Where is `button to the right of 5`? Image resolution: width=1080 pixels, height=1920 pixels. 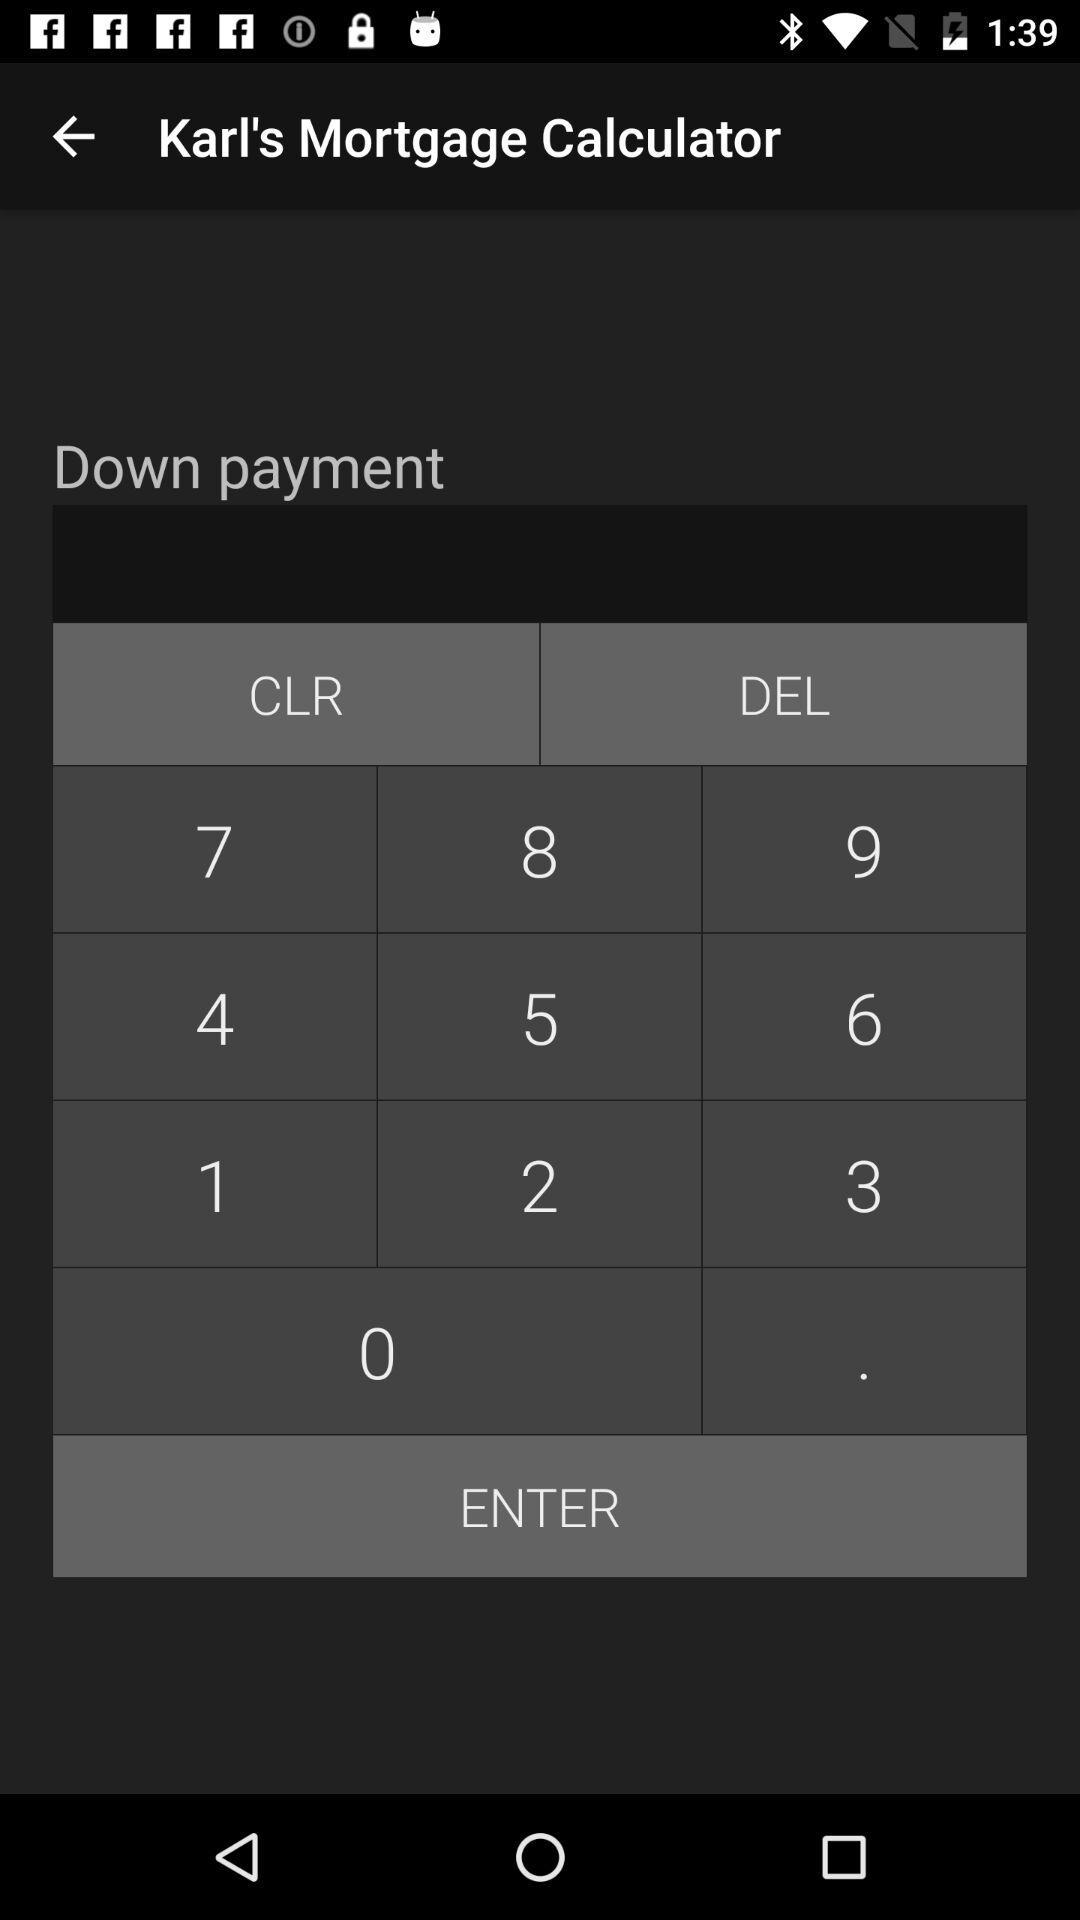 button to the right of 5 is located at coordinates (863, 1183).